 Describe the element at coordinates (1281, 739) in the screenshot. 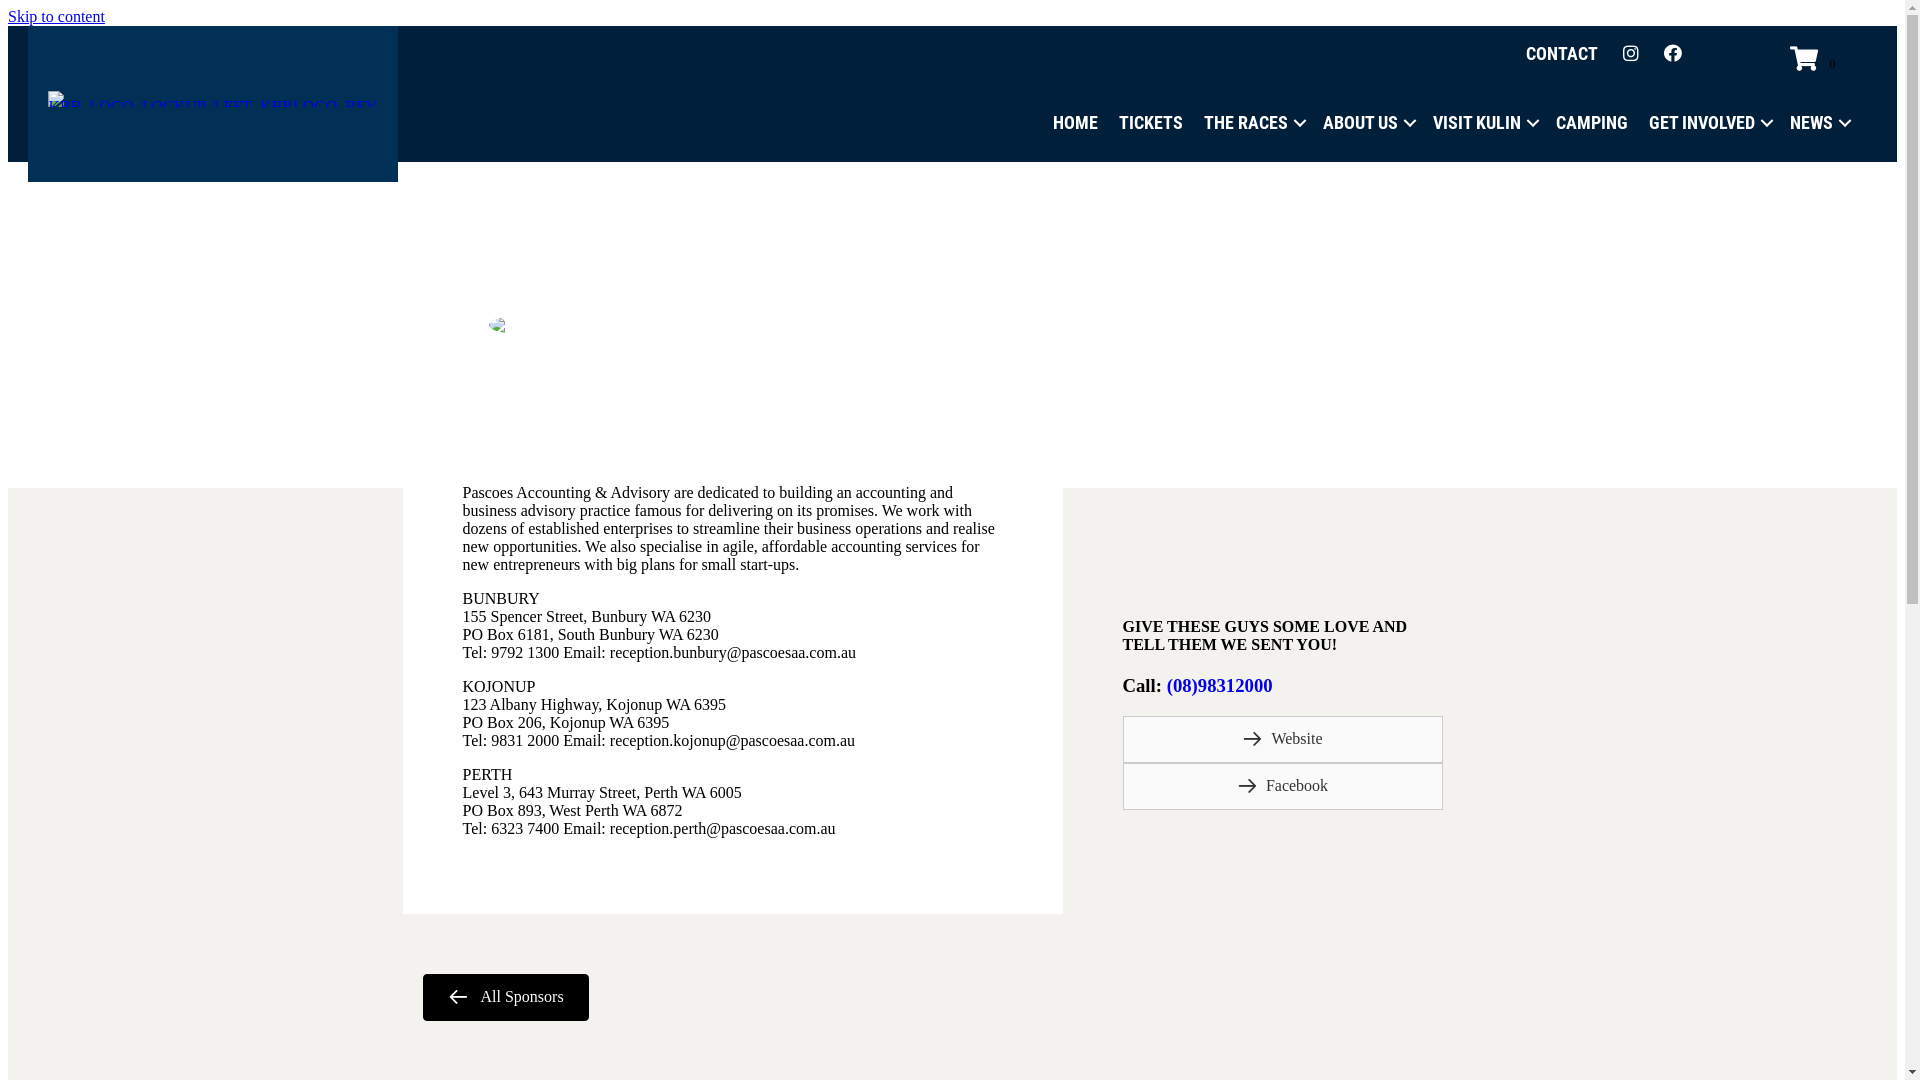

I see `'Website'` at that location.